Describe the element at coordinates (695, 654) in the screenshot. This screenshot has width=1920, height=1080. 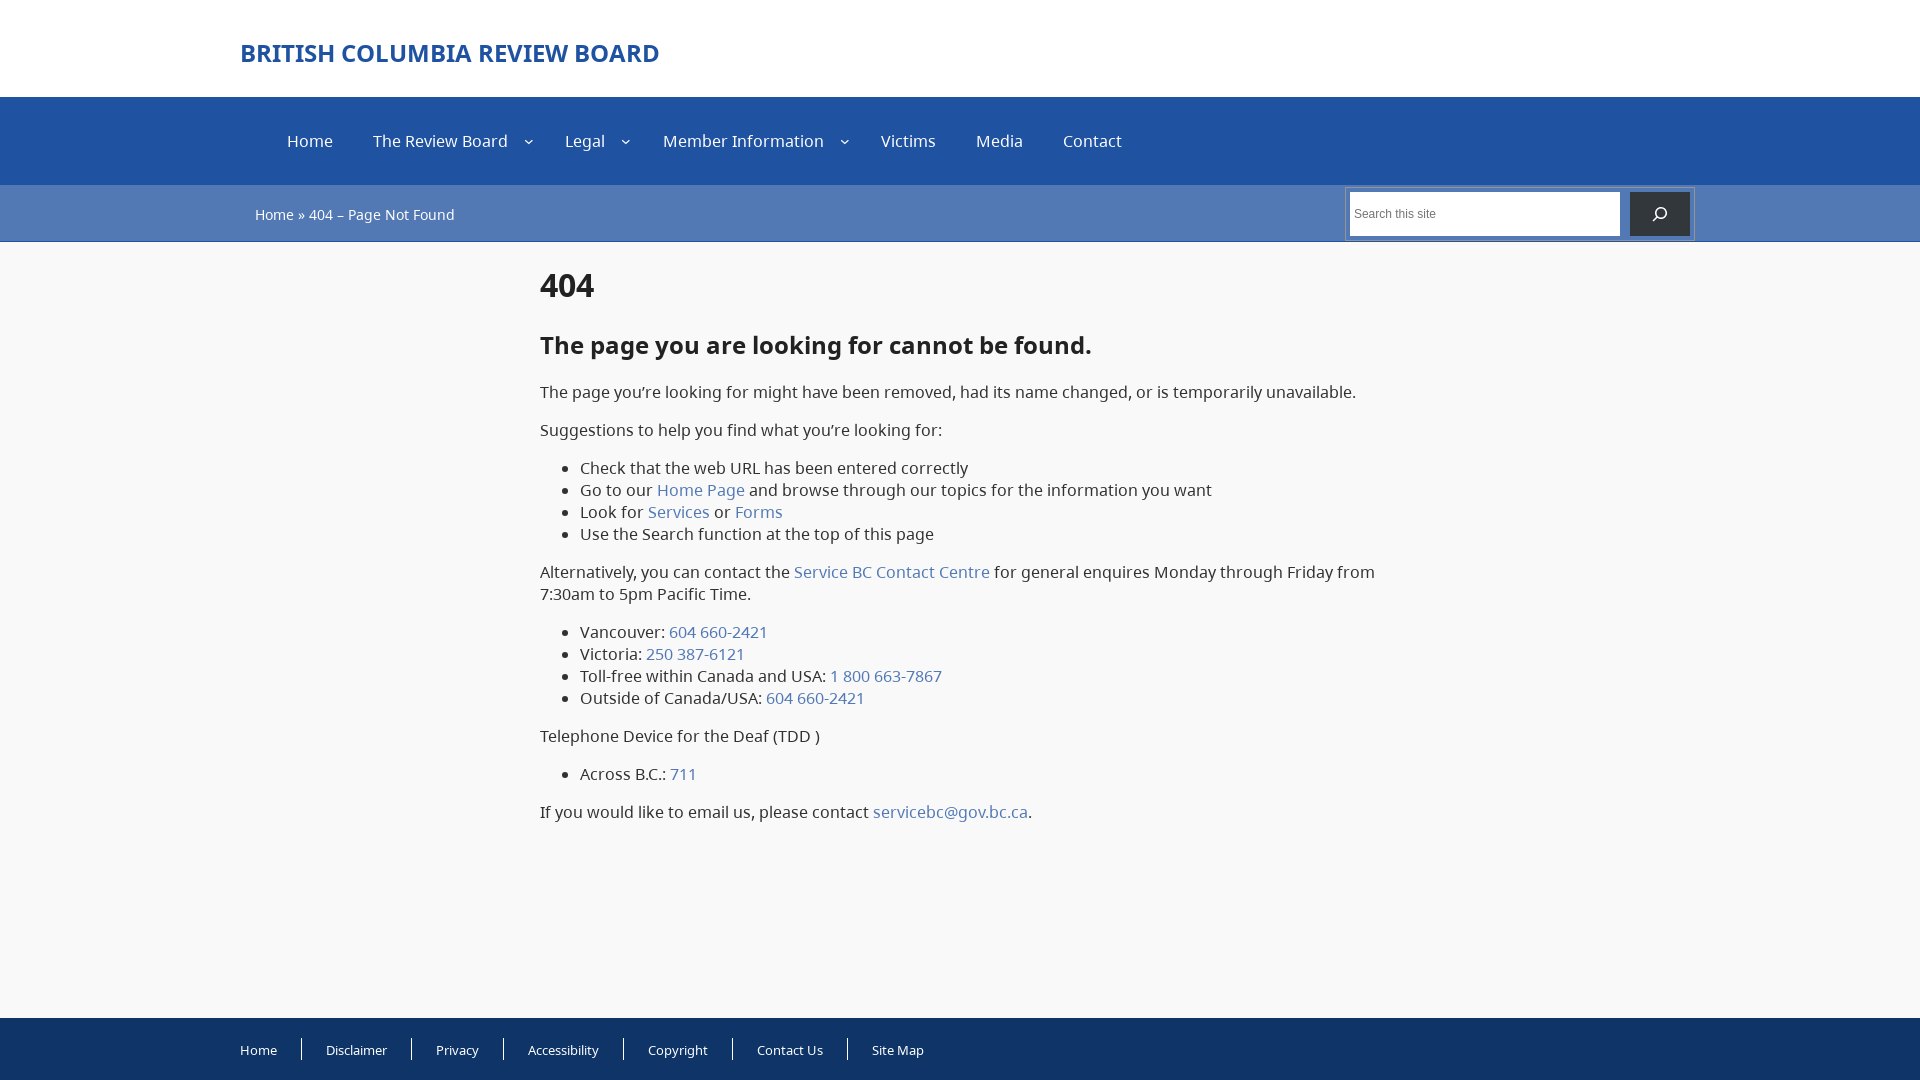
I see `'250 387-6121'` at that location.